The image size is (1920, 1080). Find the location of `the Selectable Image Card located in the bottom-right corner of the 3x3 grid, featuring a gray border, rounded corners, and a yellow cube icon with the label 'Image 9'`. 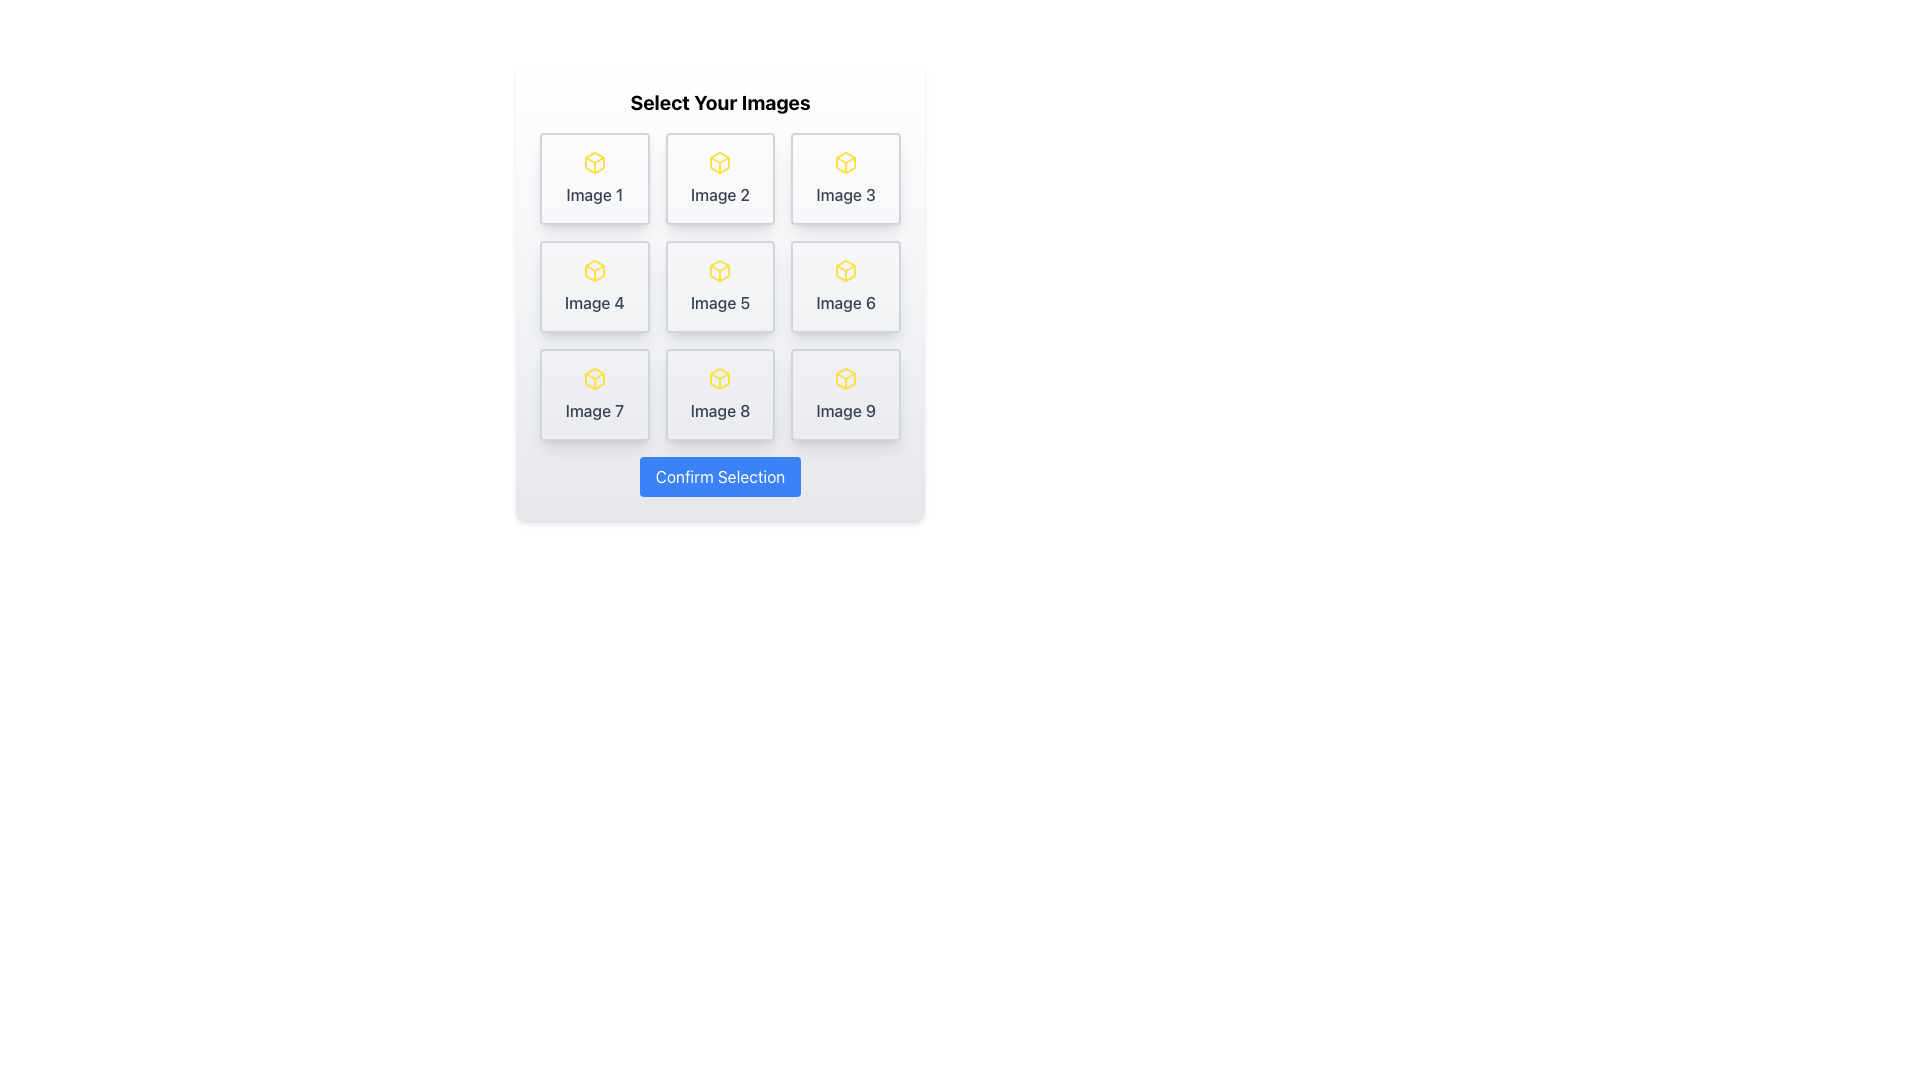

the Selectable Image Card located in the bottom-right corner of the 3x3 grid, featuring a gray border, rounded corners, and a yellow cube icon with the label 'Image 9' is located at coordinates (846, 394).